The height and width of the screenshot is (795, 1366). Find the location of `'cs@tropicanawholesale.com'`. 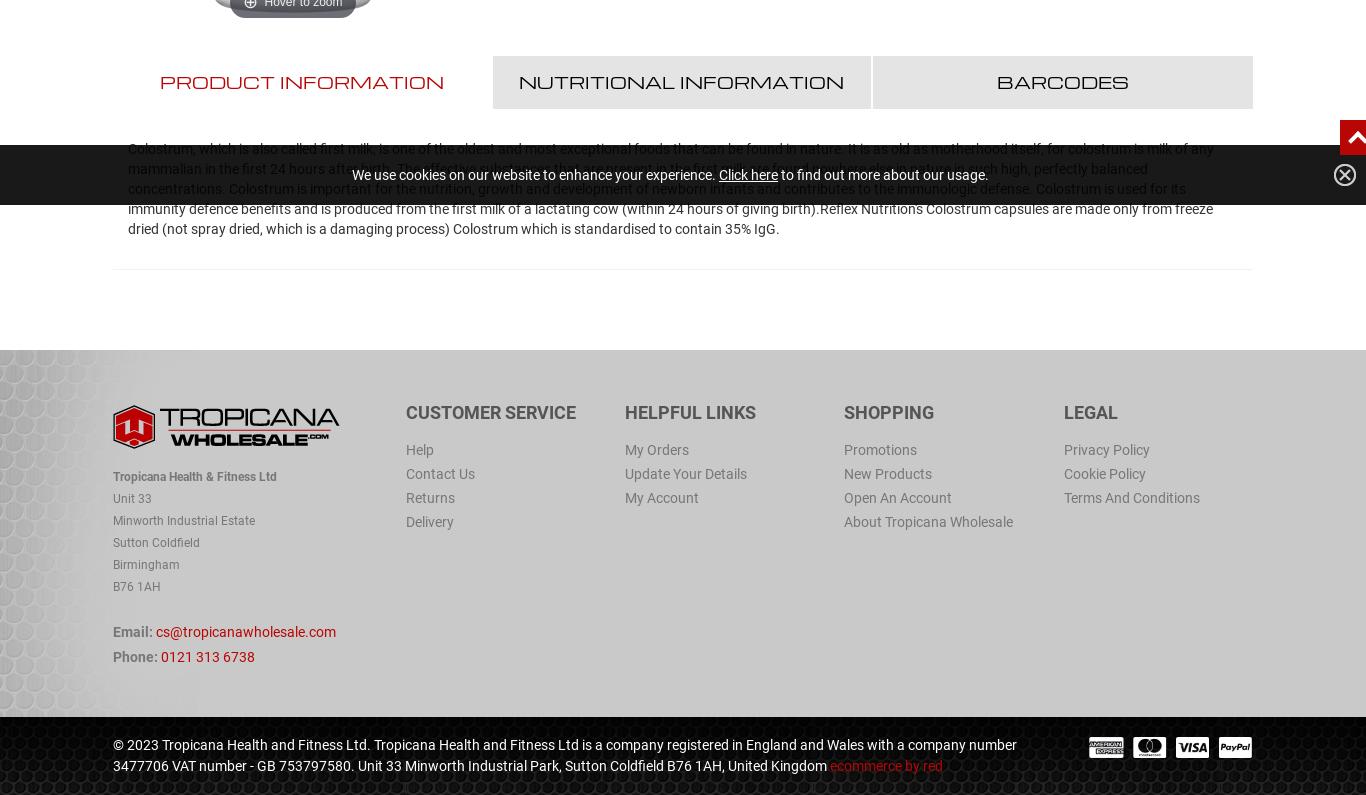

'cs@tropicanawholesale.com' is located at coordinates (246, 630).